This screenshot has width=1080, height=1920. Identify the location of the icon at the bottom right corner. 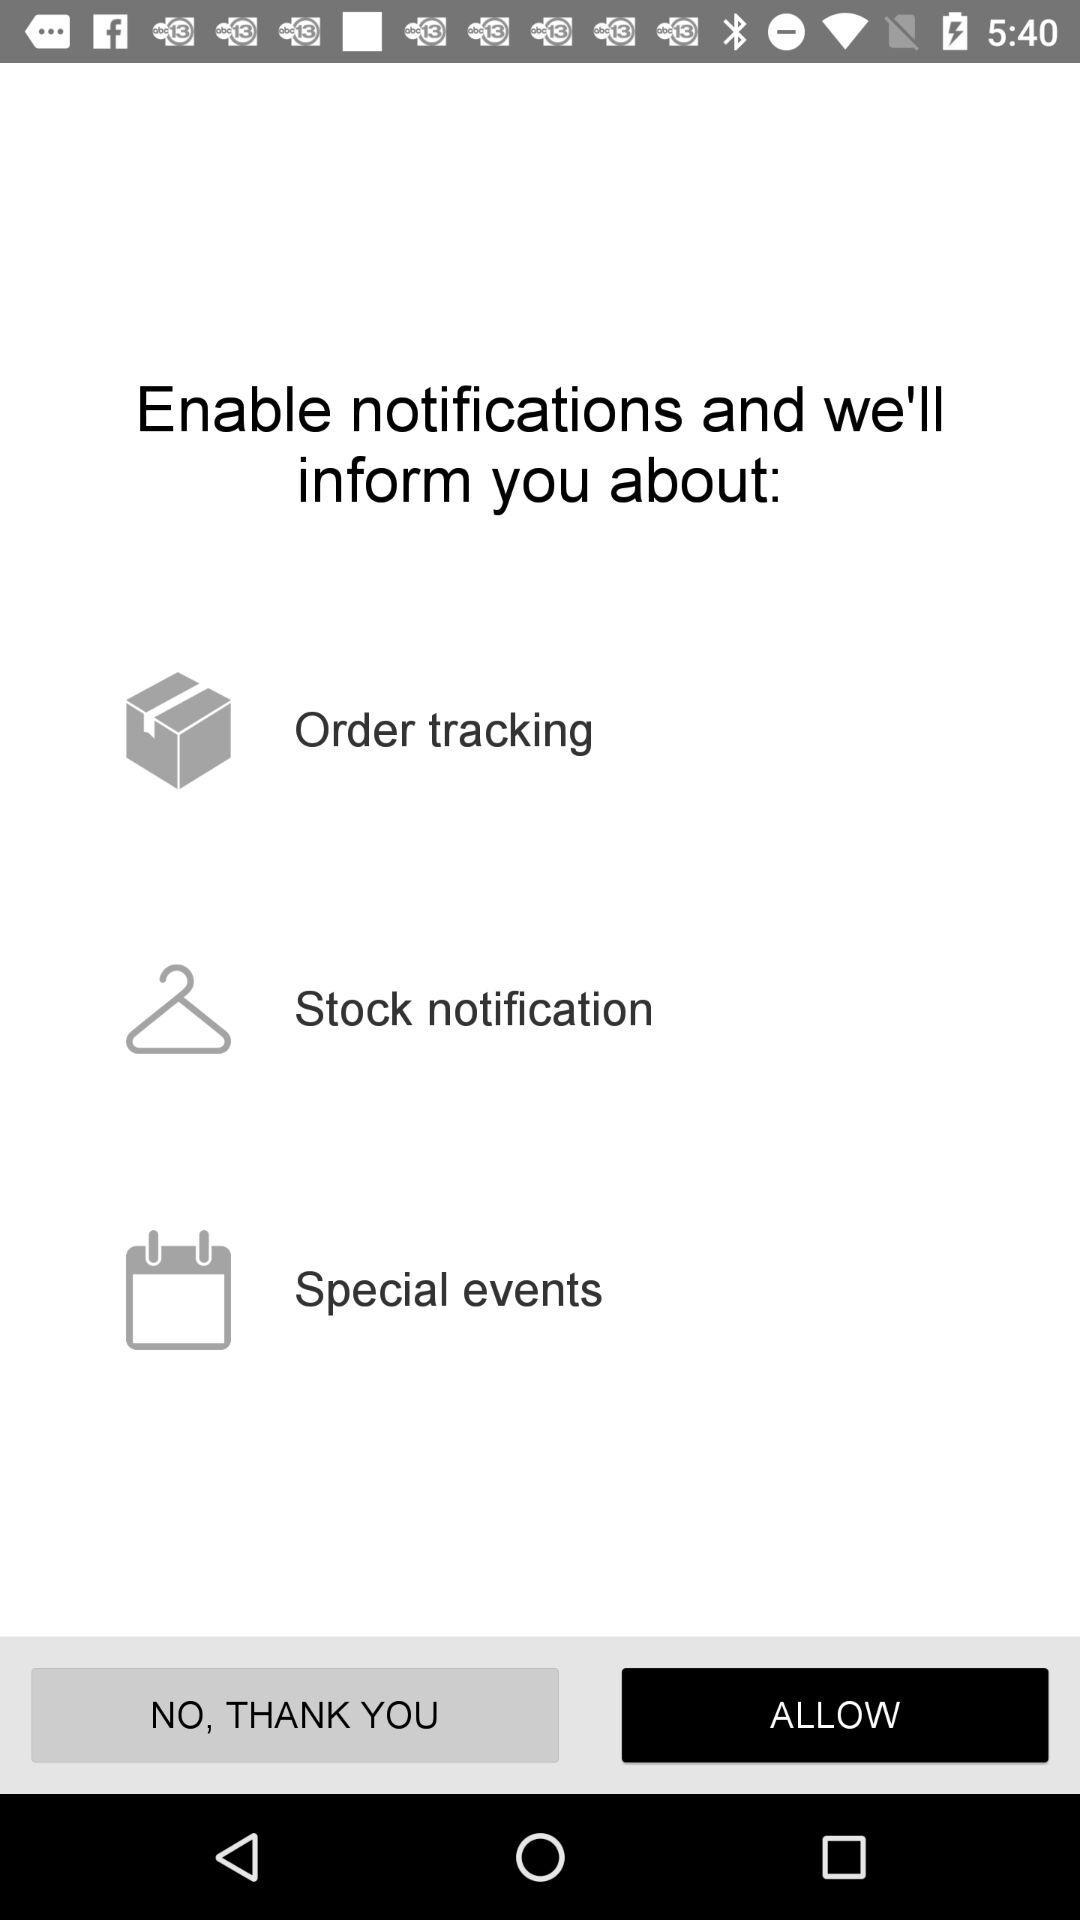
(835, 1714).